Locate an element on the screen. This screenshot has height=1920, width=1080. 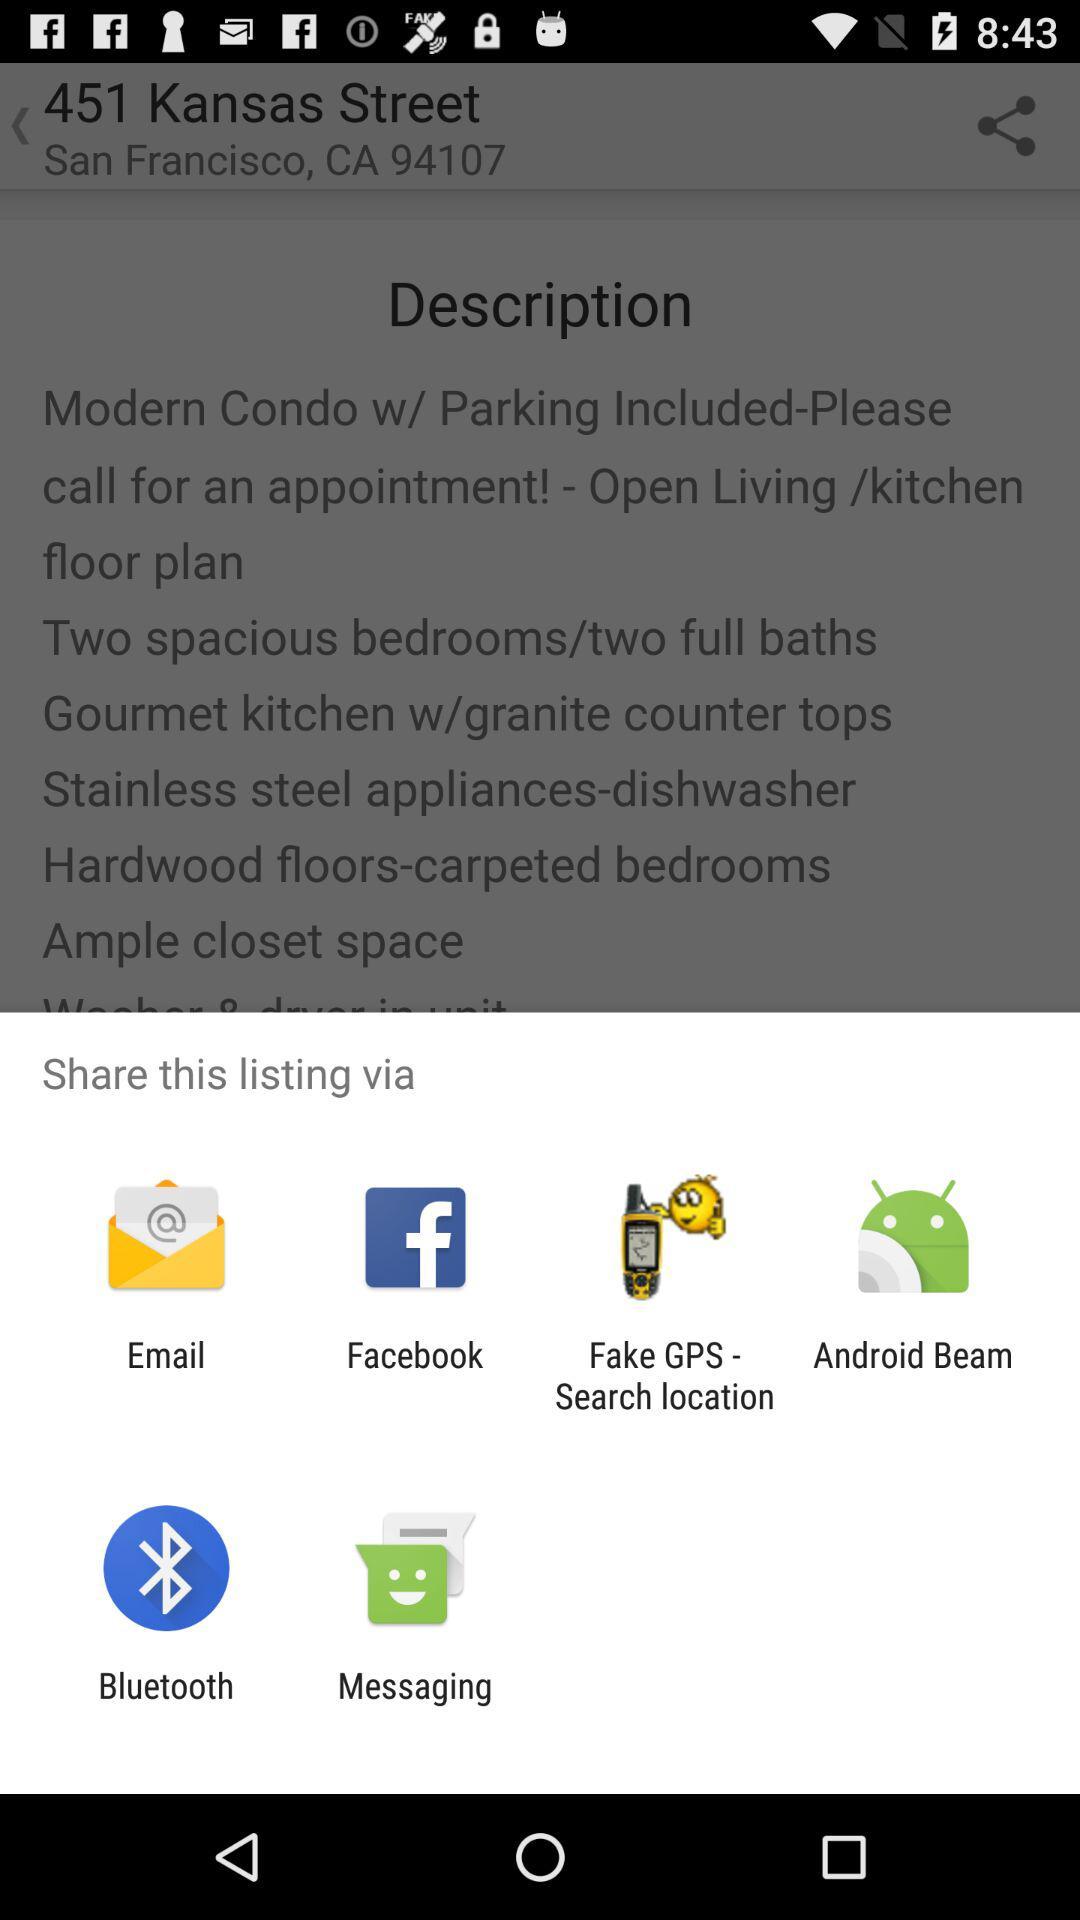
the icon at the bottom right corner is located at coordinates (913, 1374).